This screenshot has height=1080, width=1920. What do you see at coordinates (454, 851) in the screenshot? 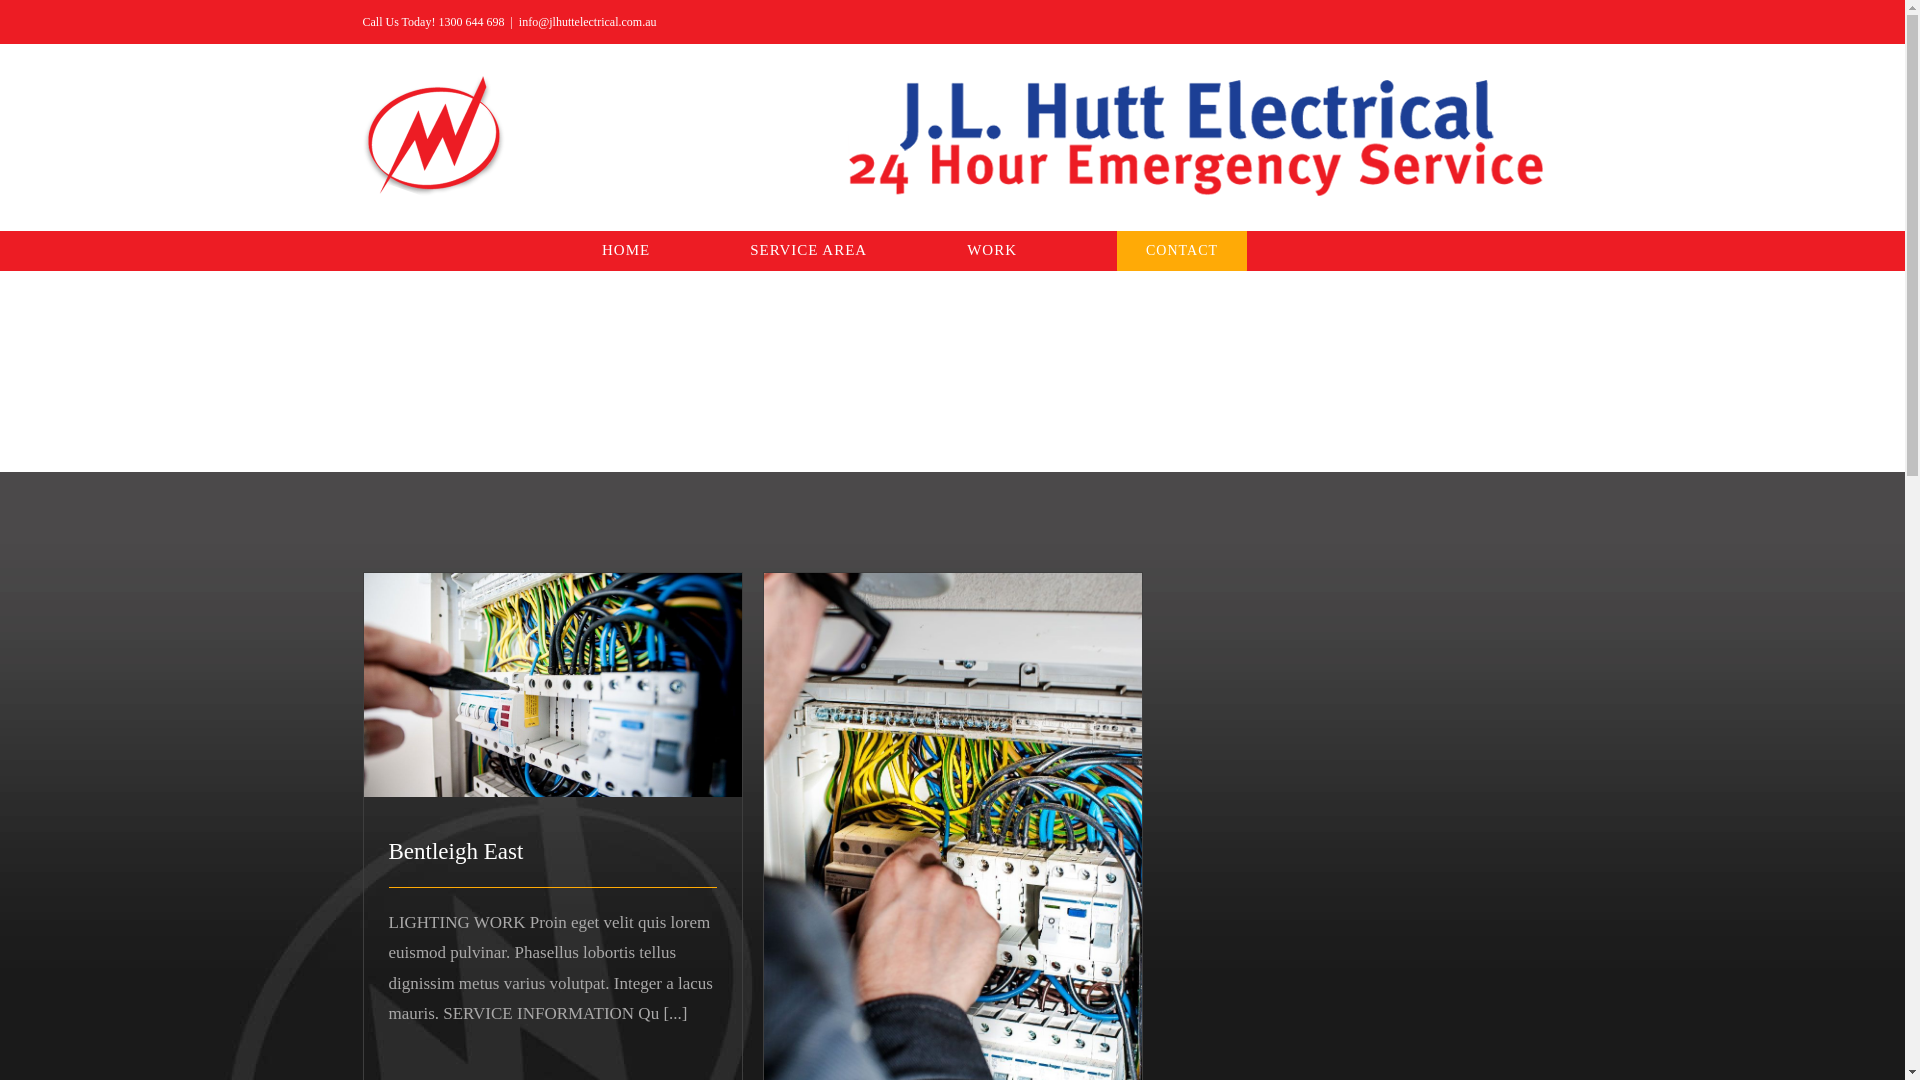
I see `'Bentleigh East'` at bounding box center [454, 851].